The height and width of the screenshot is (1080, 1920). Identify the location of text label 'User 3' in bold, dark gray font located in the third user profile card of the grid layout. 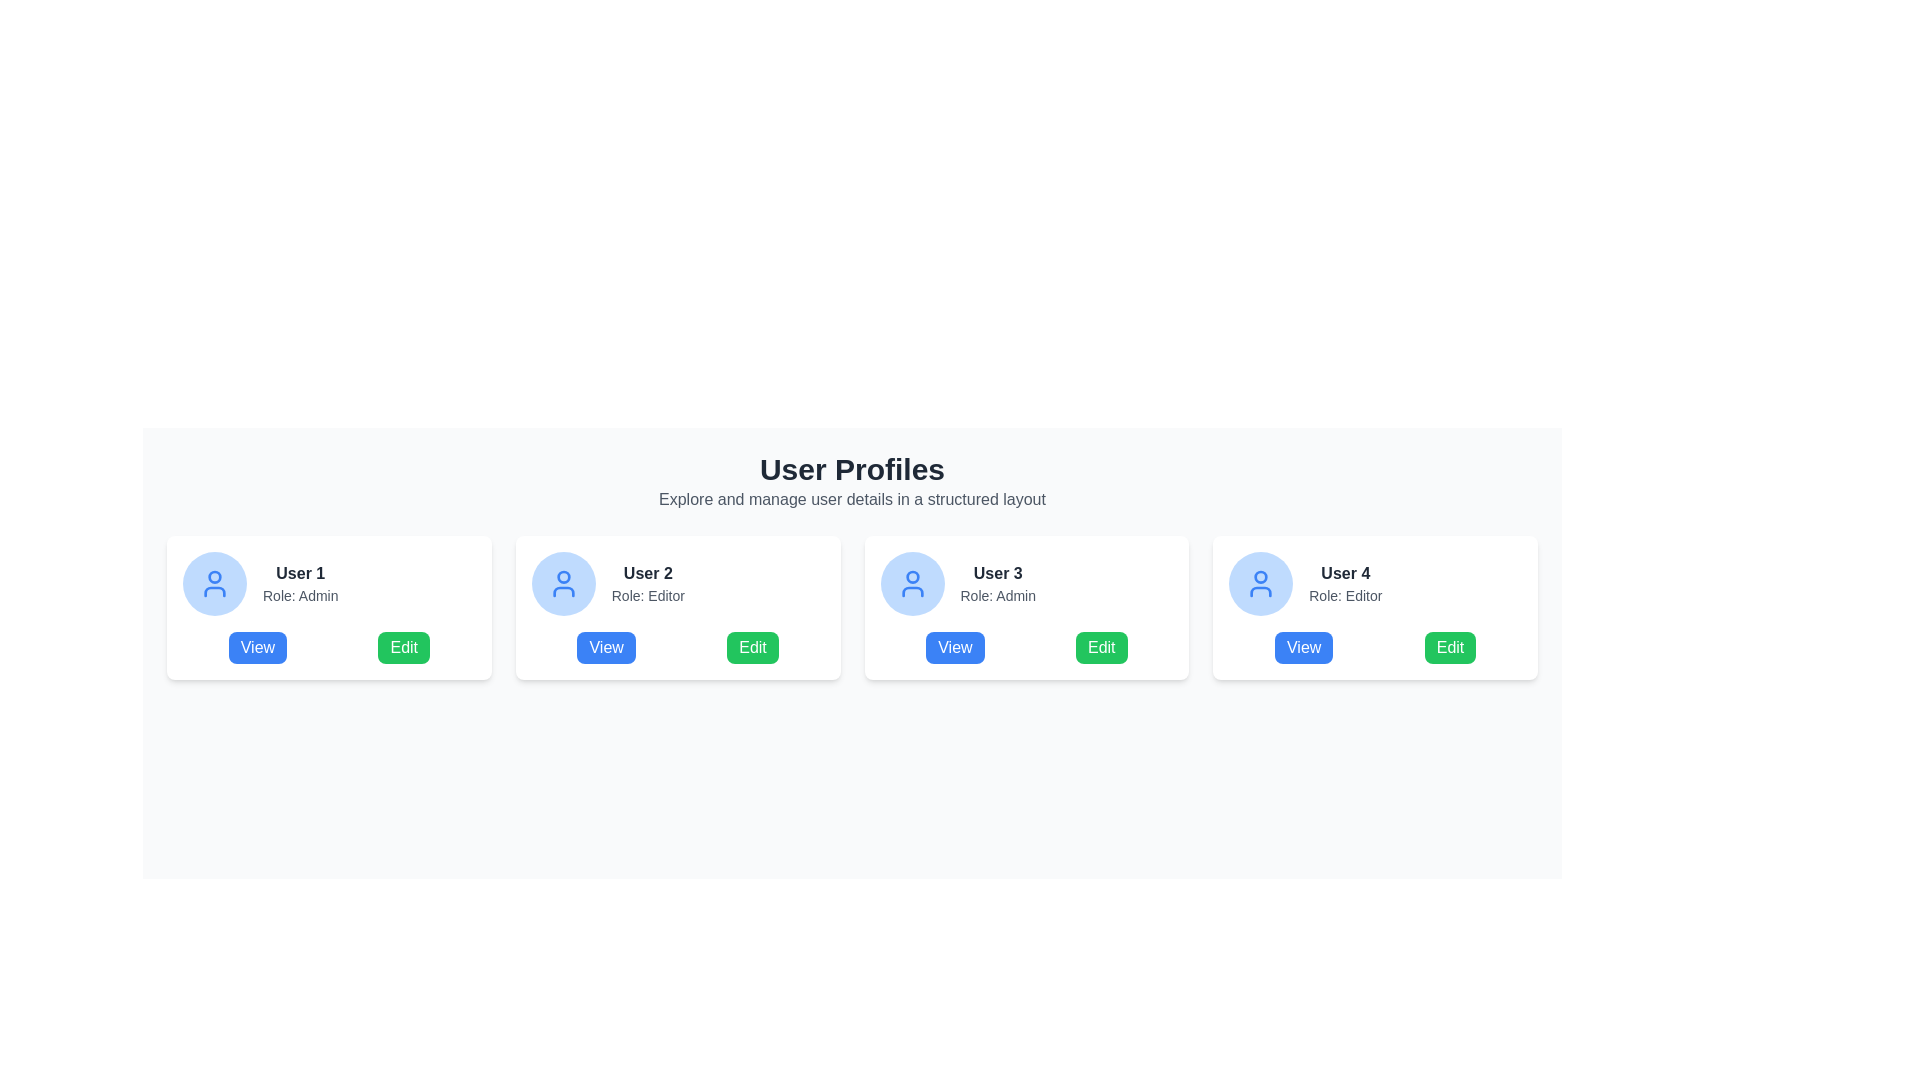
(998, 574).